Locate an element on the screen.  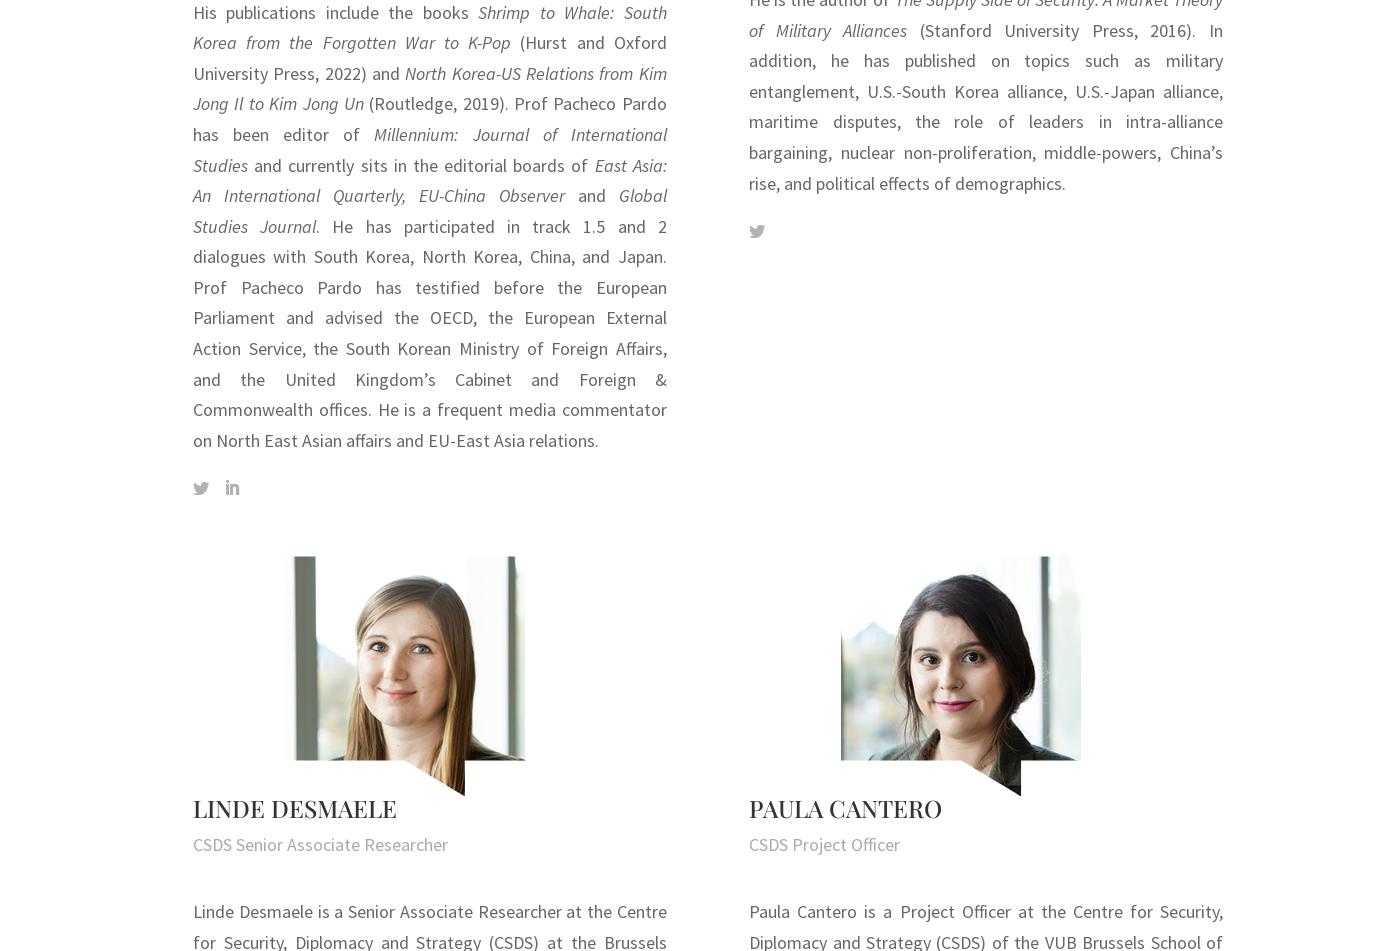
'and currently sits in the editorial boards of' is located at coordinates (247, 164).